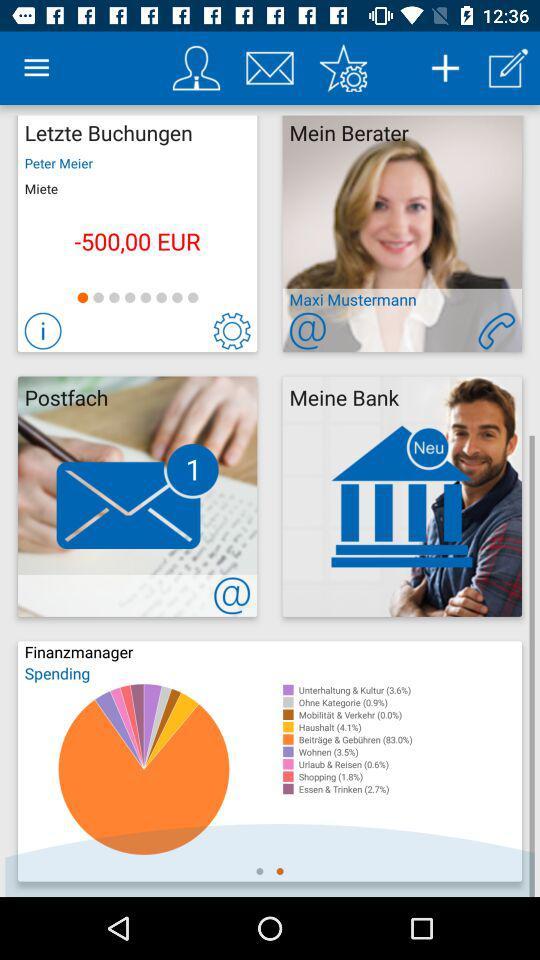  I want to click on icon below unterhaltung kultur 3 icon, so click(409, 702).